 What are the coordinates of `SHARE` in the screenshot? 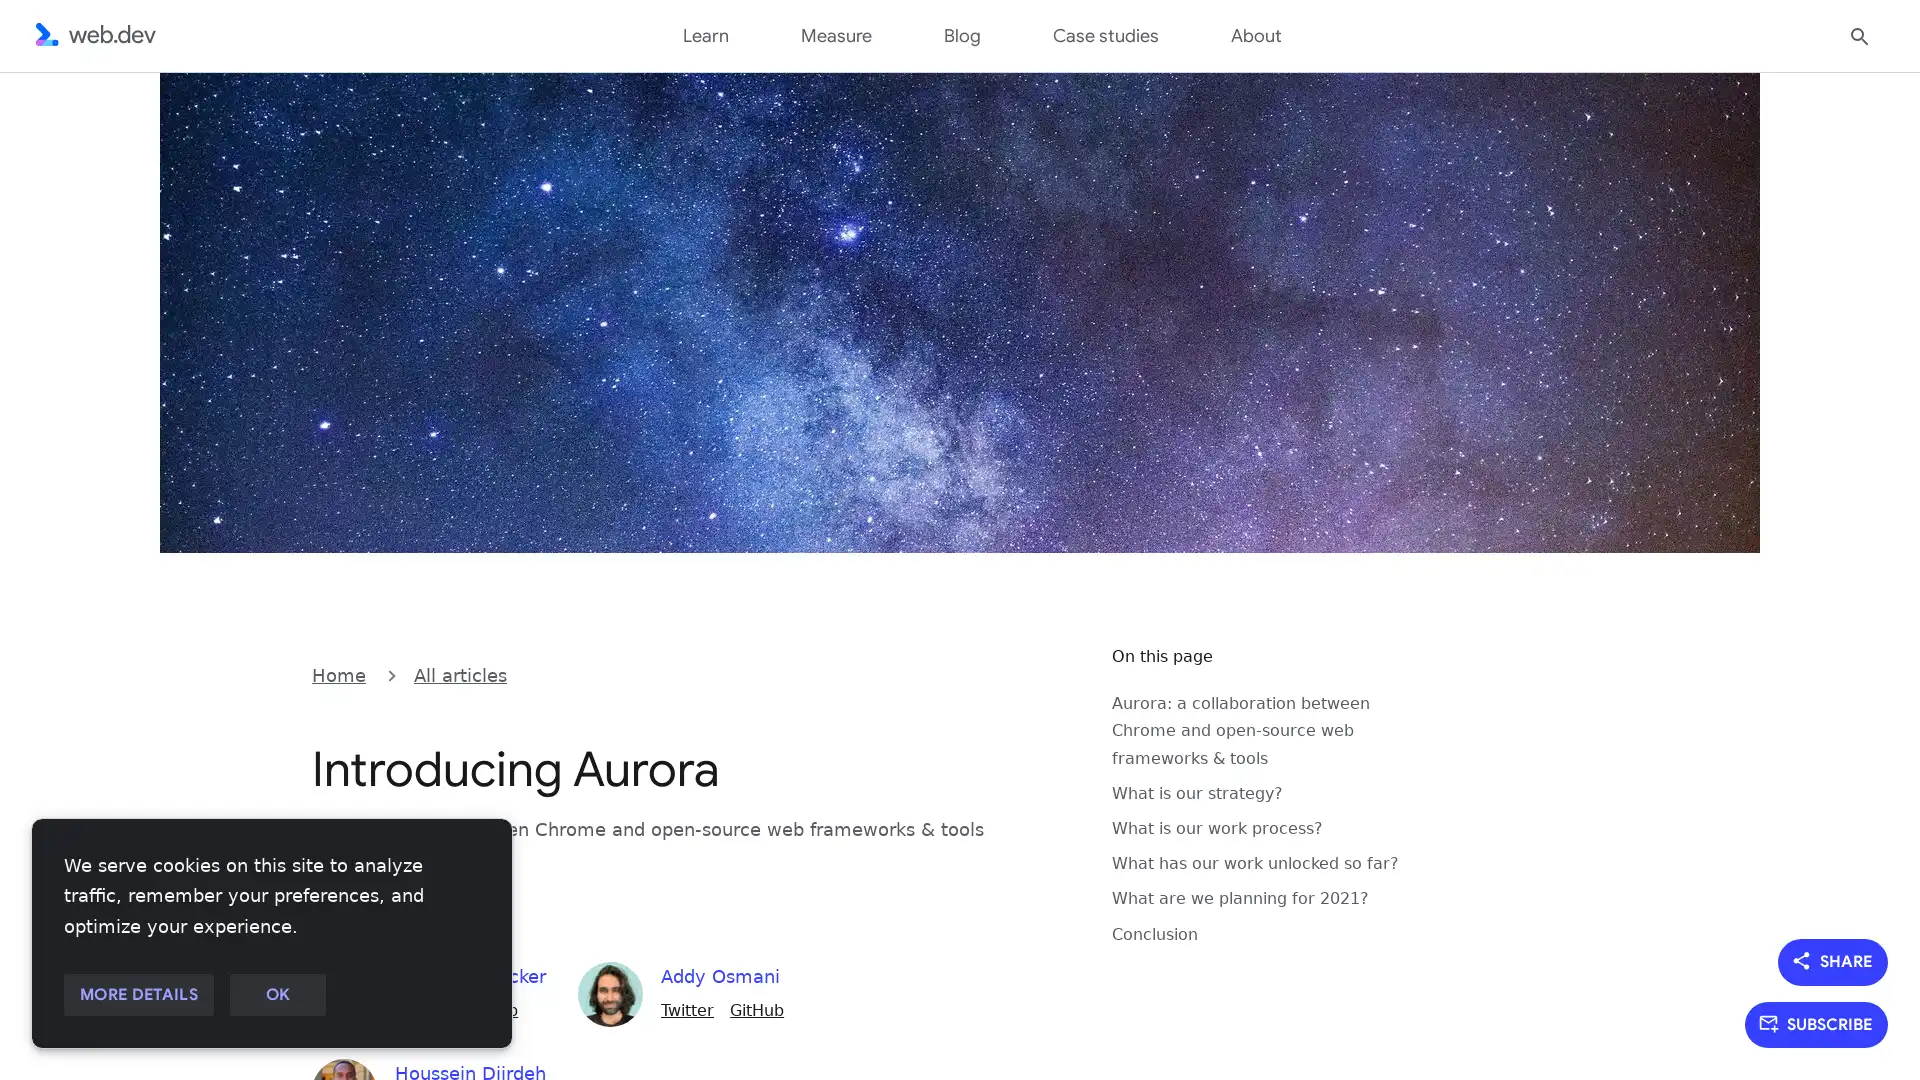 It's located at (1833, 960).